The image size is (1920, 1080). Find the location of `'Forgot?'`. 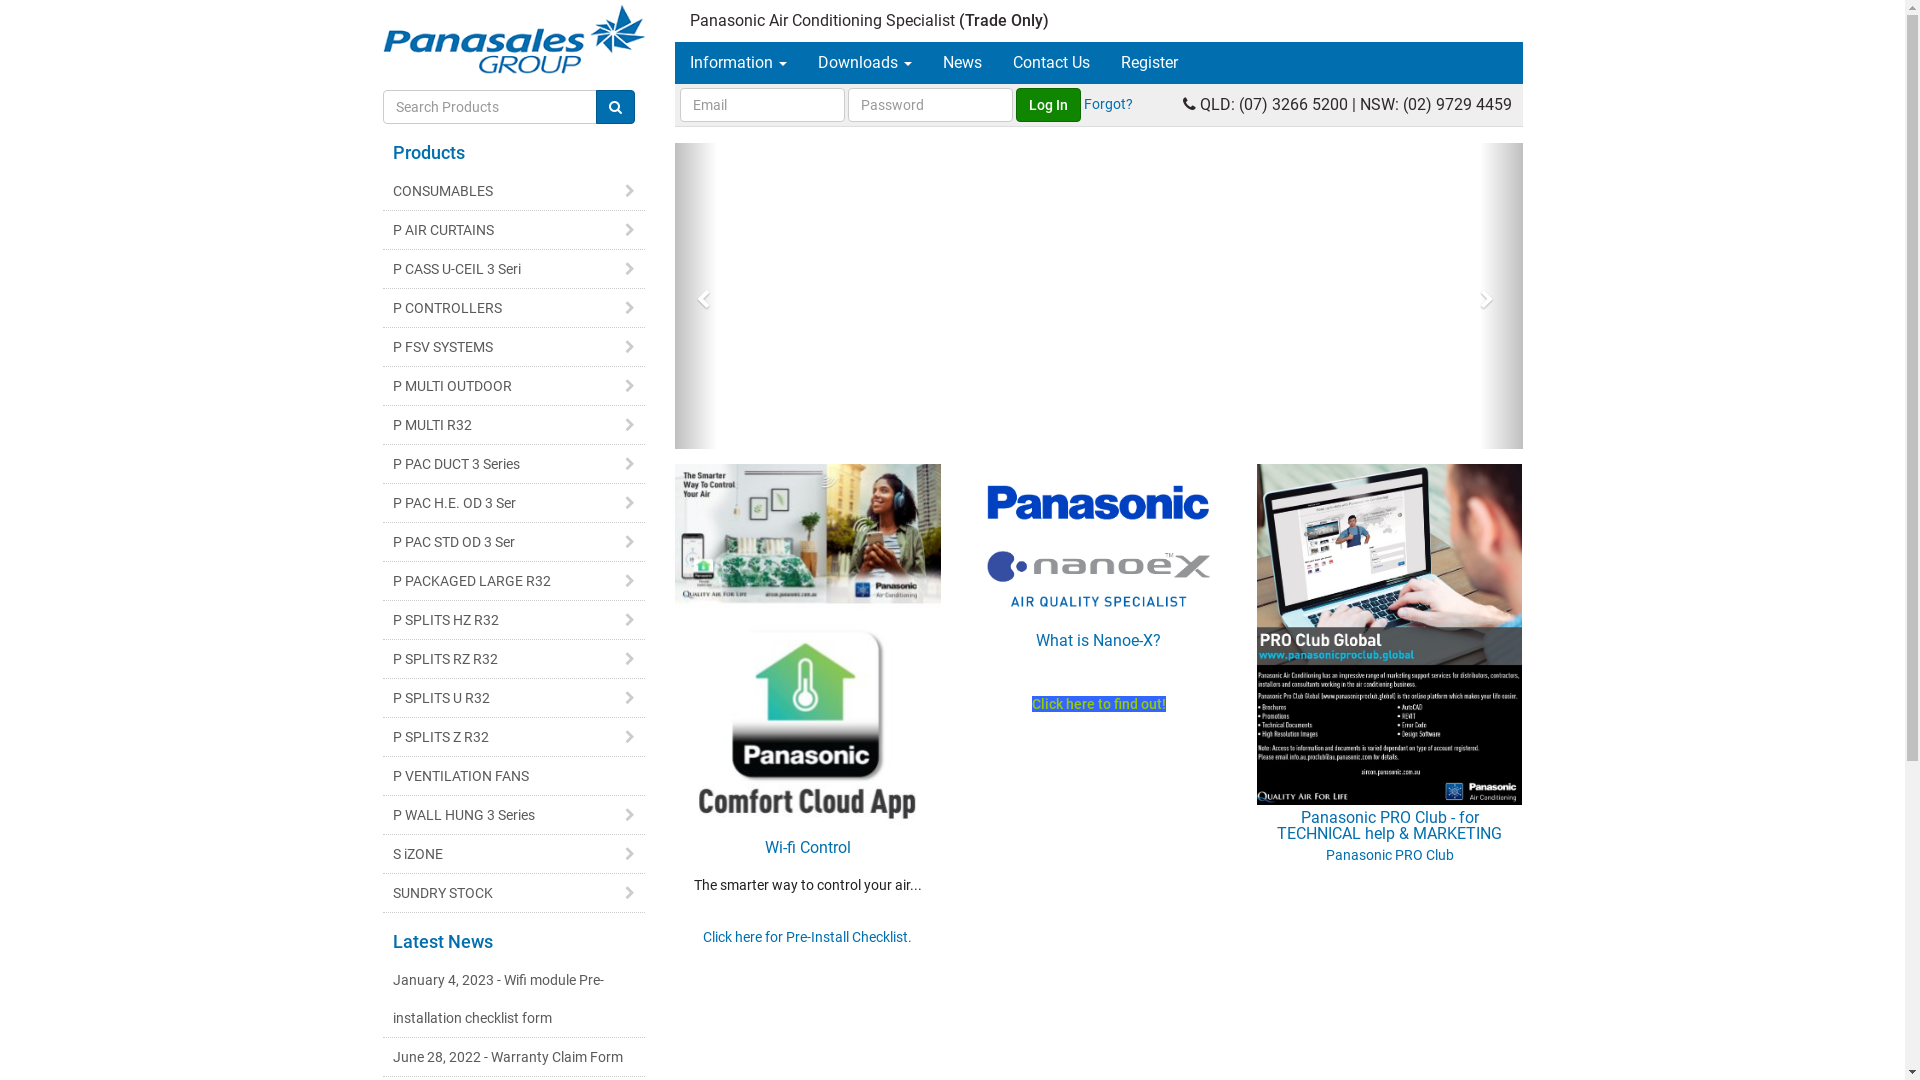

'Forgot?' is located at coordinates (1107, 104).